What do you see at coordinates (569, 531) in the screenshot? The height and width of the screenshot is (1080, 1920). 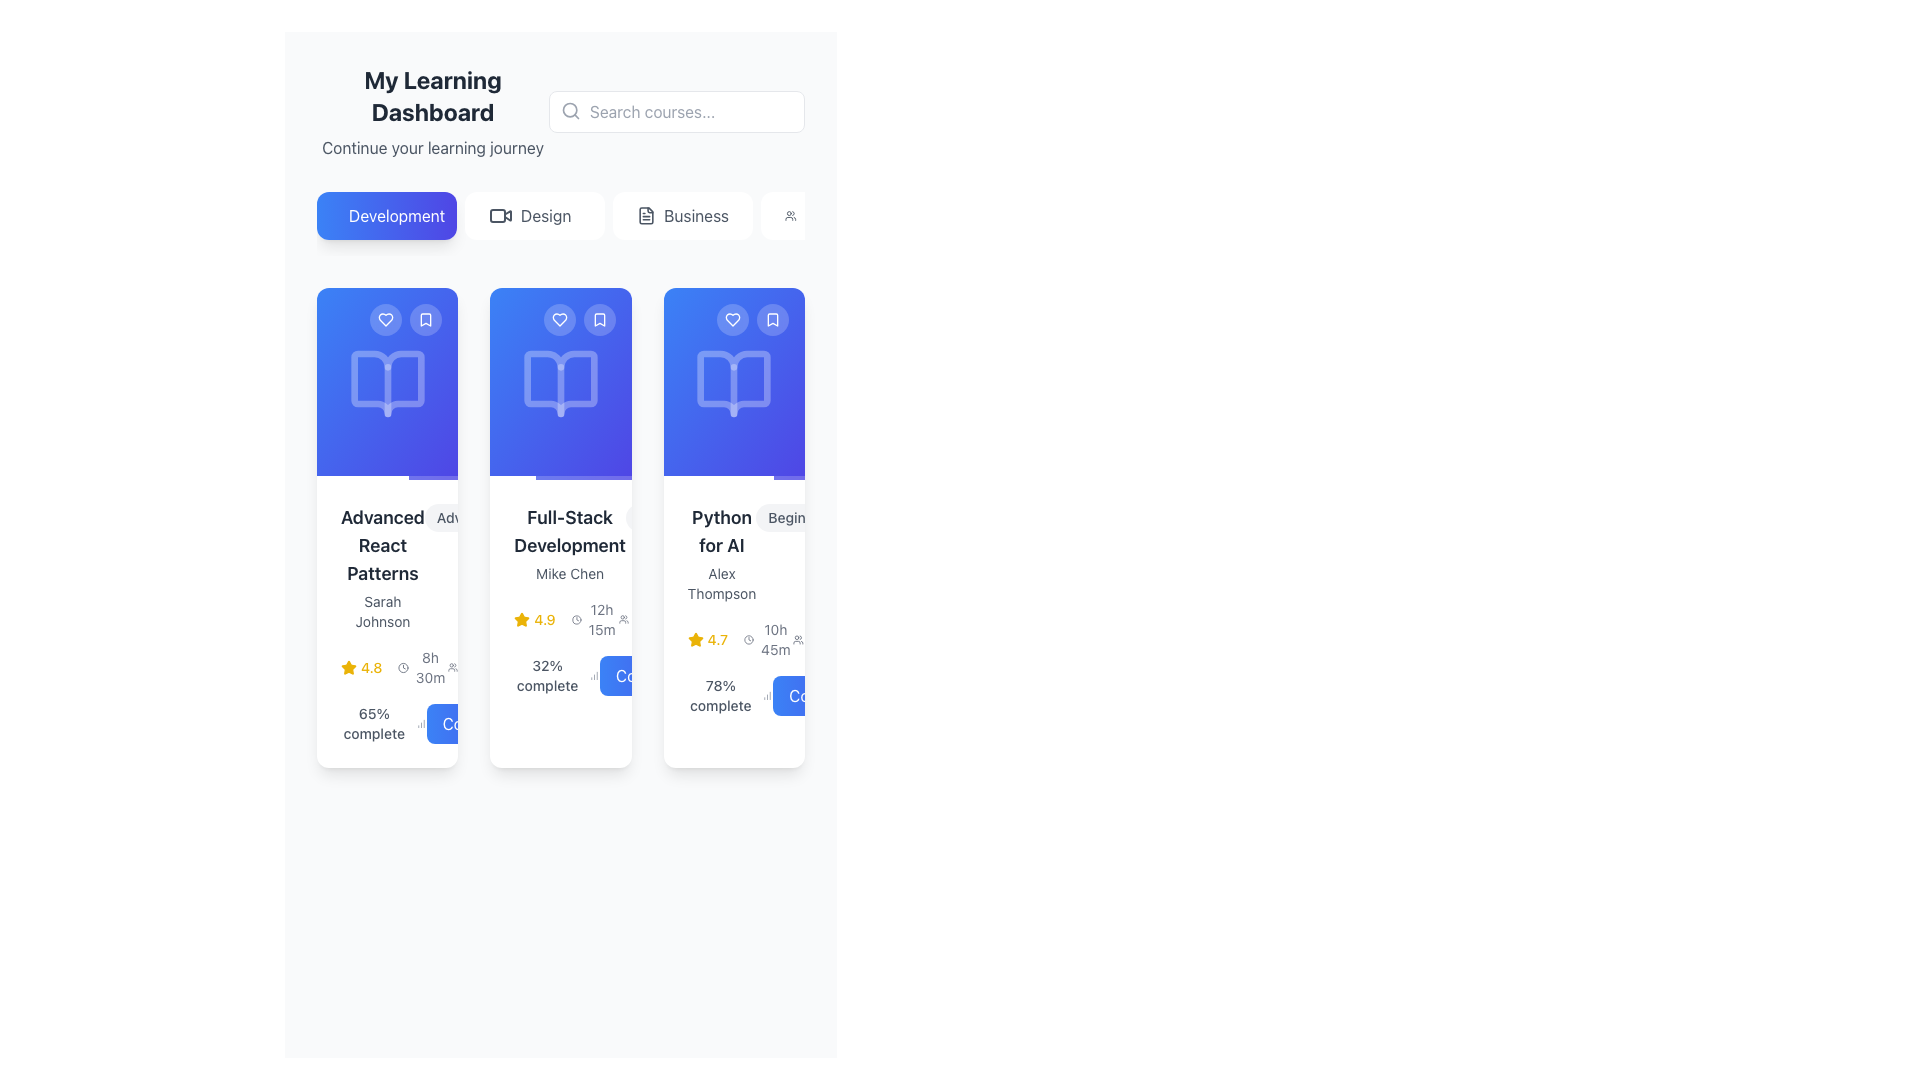 I see `bold, dark gray headline text 'Full-Stack Development' located in the second card of a three-card layout, positioned above 'Mike Chen' and below the icon` at bounding box center [569, 531].